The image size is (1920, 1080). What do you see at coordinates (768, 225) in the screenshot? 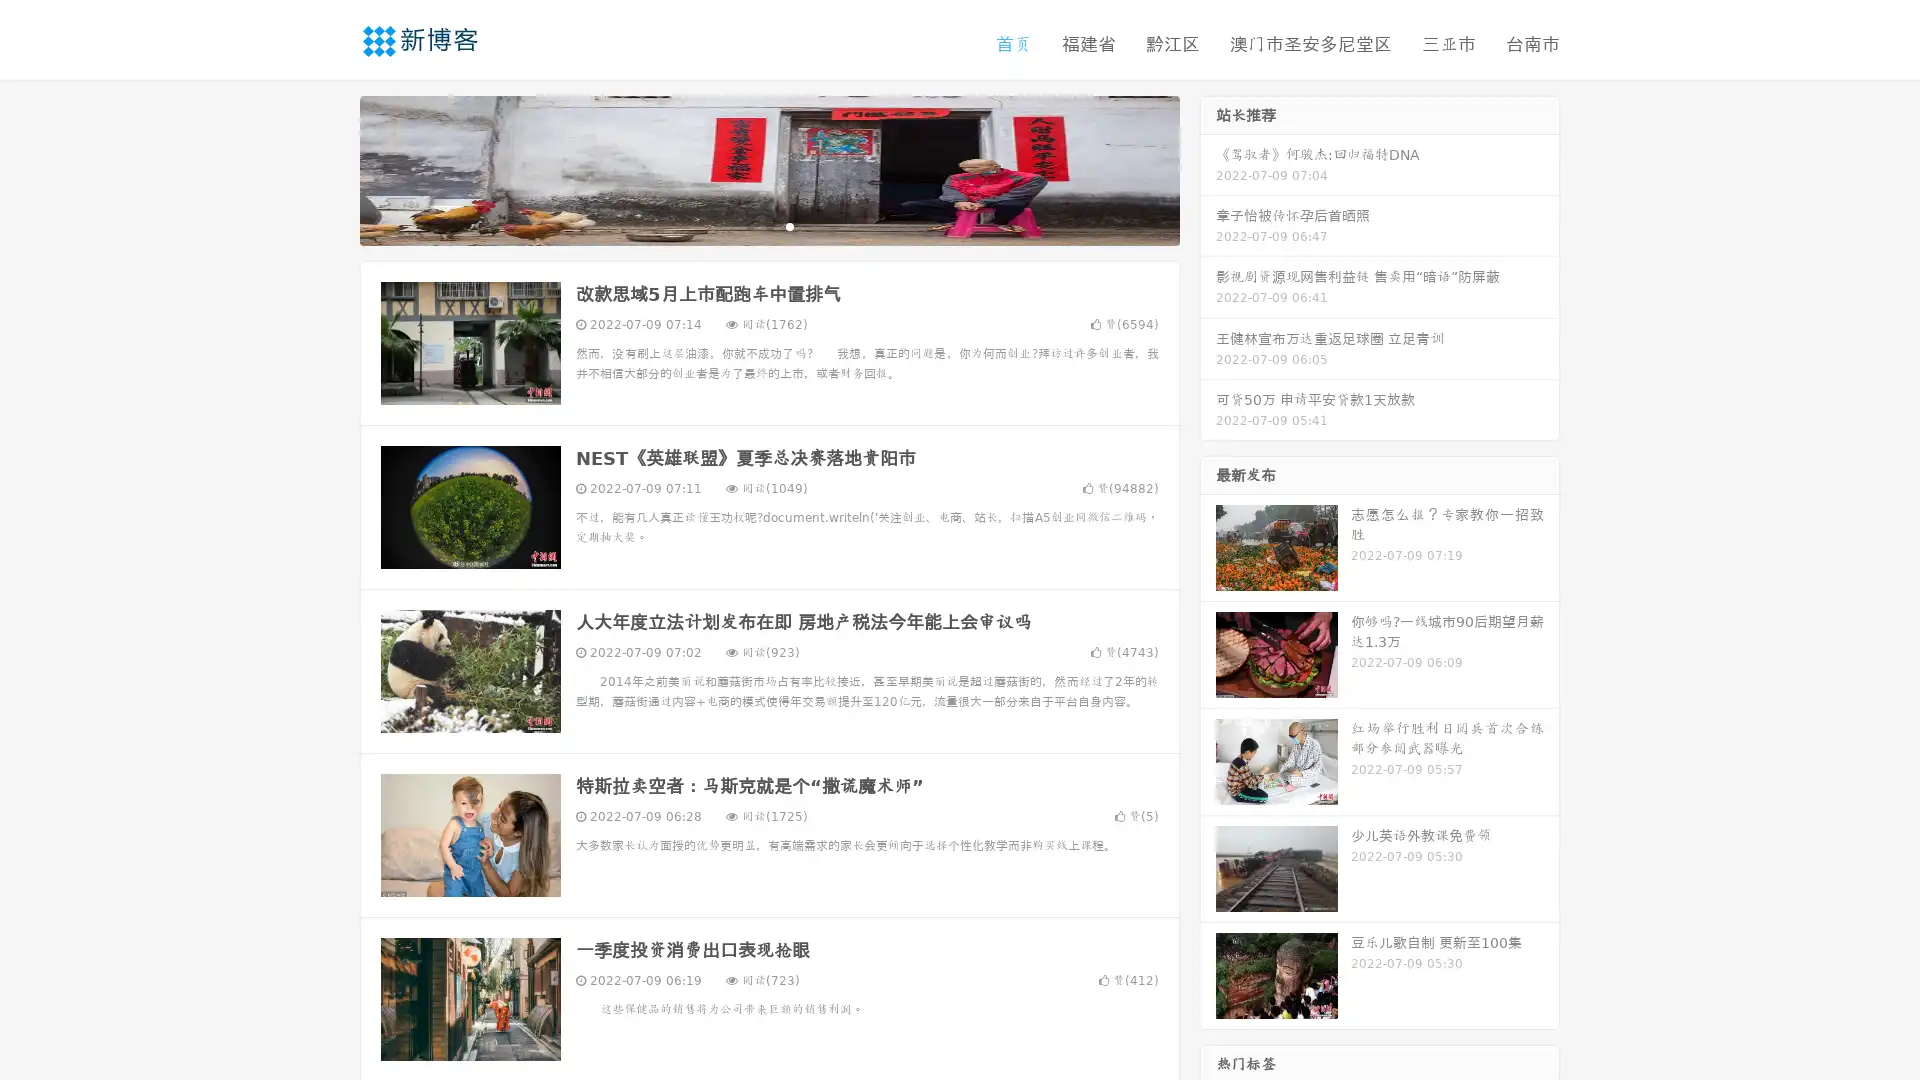
I see `Go to slide 2` at bounding box center [768, 225].